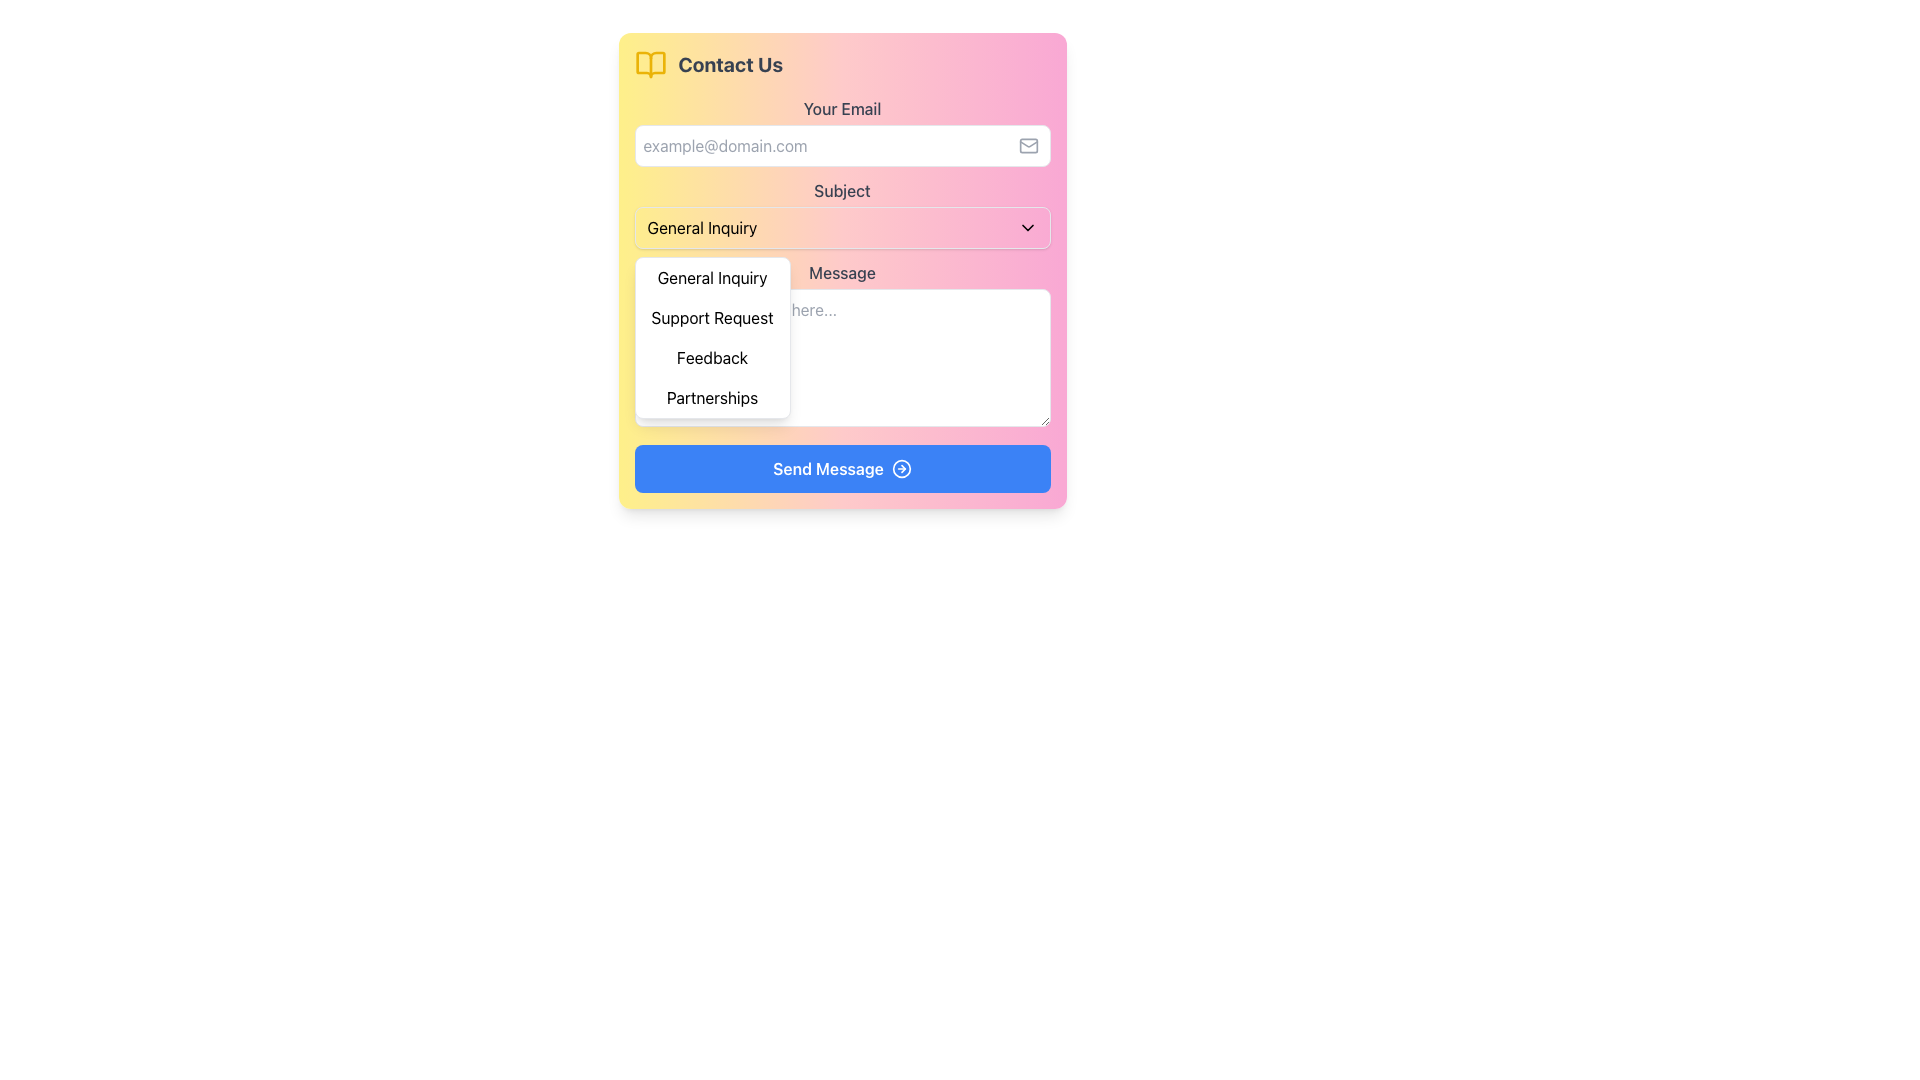 Image resolution: width=1920 pixels, height=1080 pixels. I want to click on the 'Feedback' option in the dropdown menu located below the 'Support Request' option and above the 'Partnerships' option in the 'Contact Us' form, so click(712, 357).